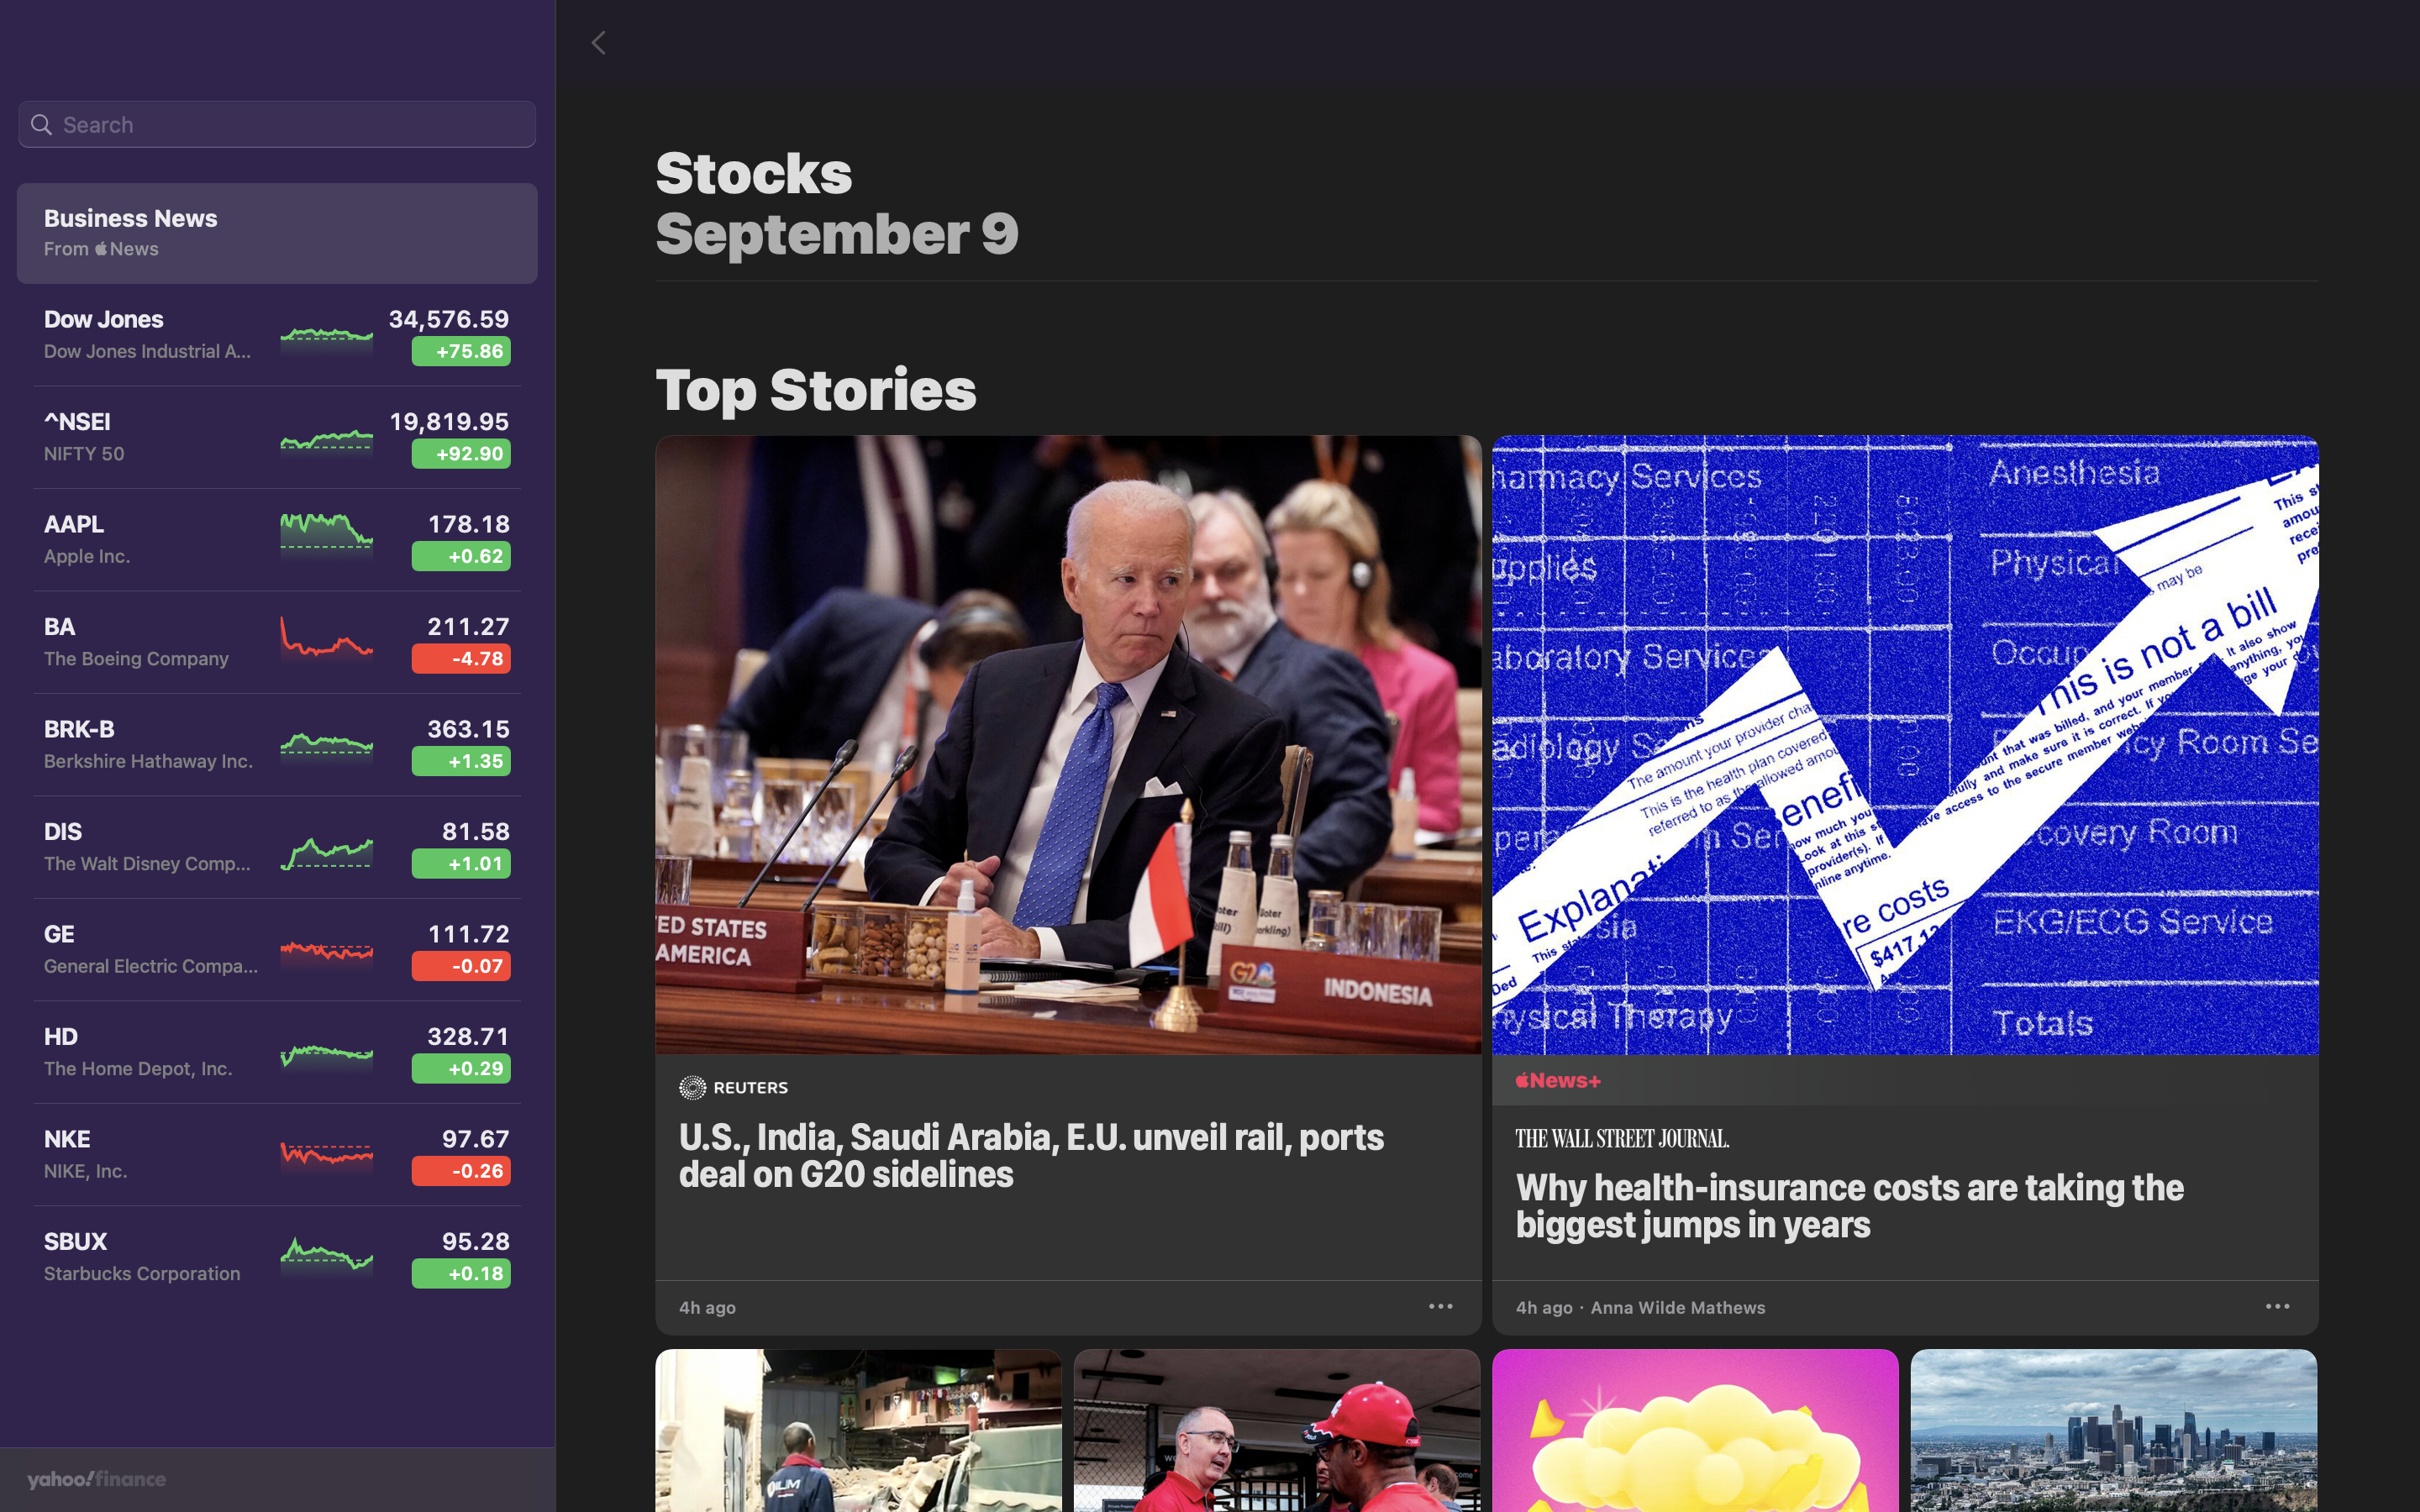 Image resolution: width=2420 pixels, height=1512 pixels. What do you see at coordinates (1911, 852) in the screenshot?
I see `the health insurance news article` at bounding box center [1911, 852].